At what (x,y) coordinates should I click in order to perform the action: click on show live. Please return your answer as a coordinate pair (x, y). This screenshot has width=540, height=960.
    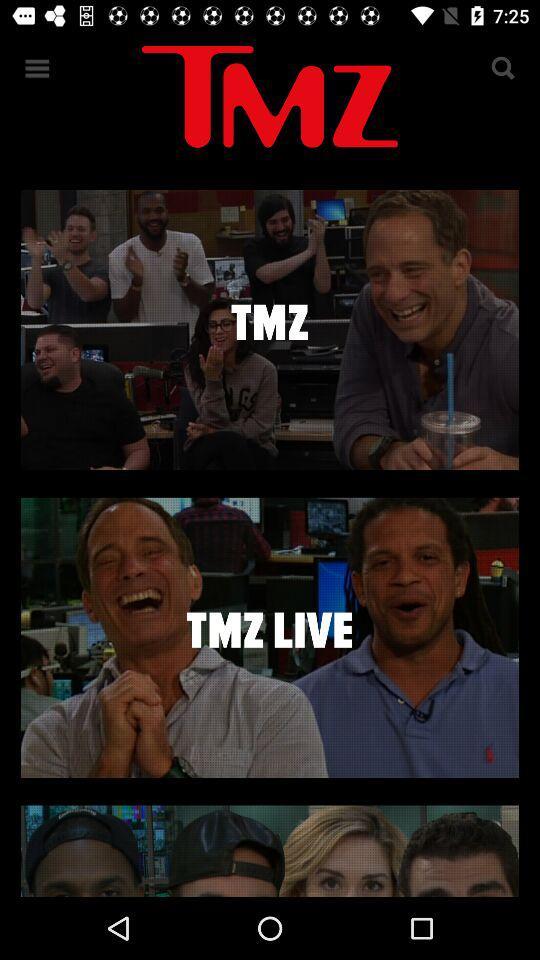
    Looking at the image, I should click on (270, 636).